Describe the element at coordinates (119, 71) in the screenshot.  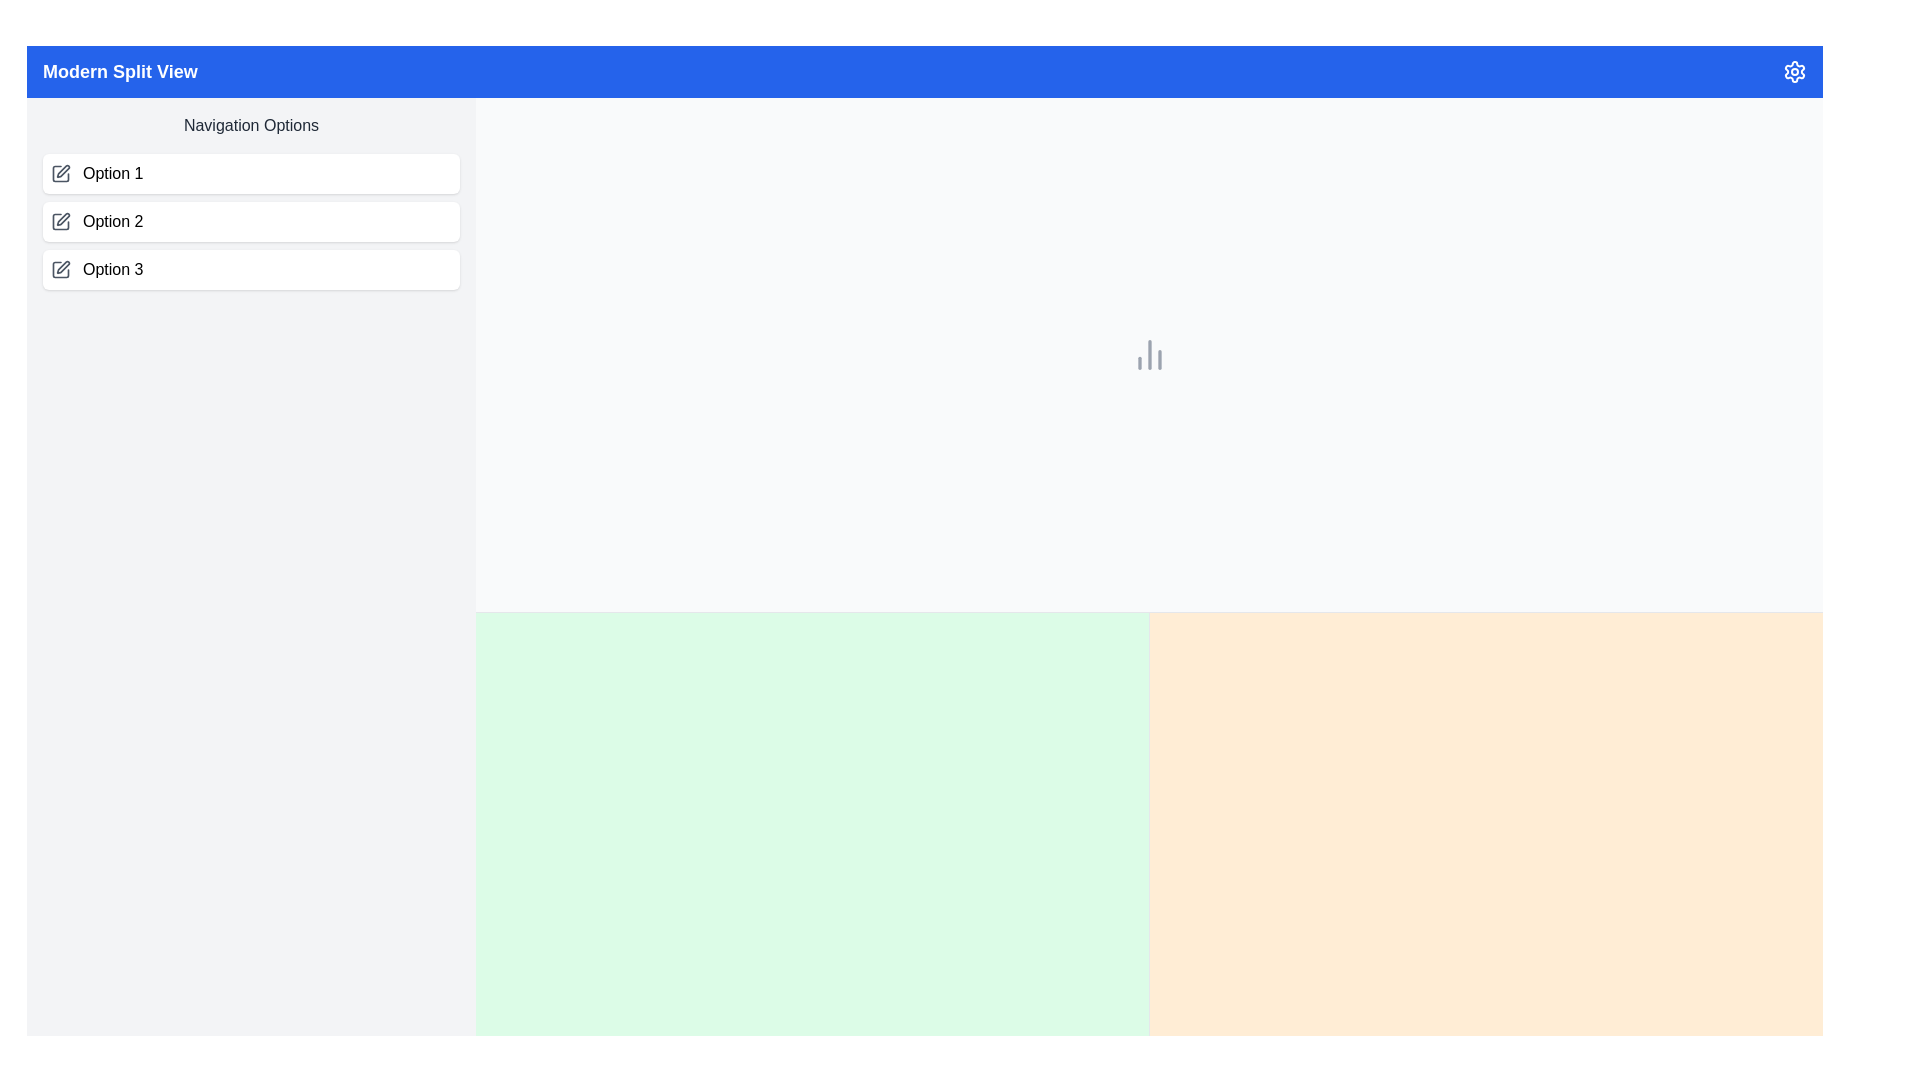
I see `the text label located in the top-left corner of the interface, which serves as the section's title within a horizontal blue header bar` at that location.